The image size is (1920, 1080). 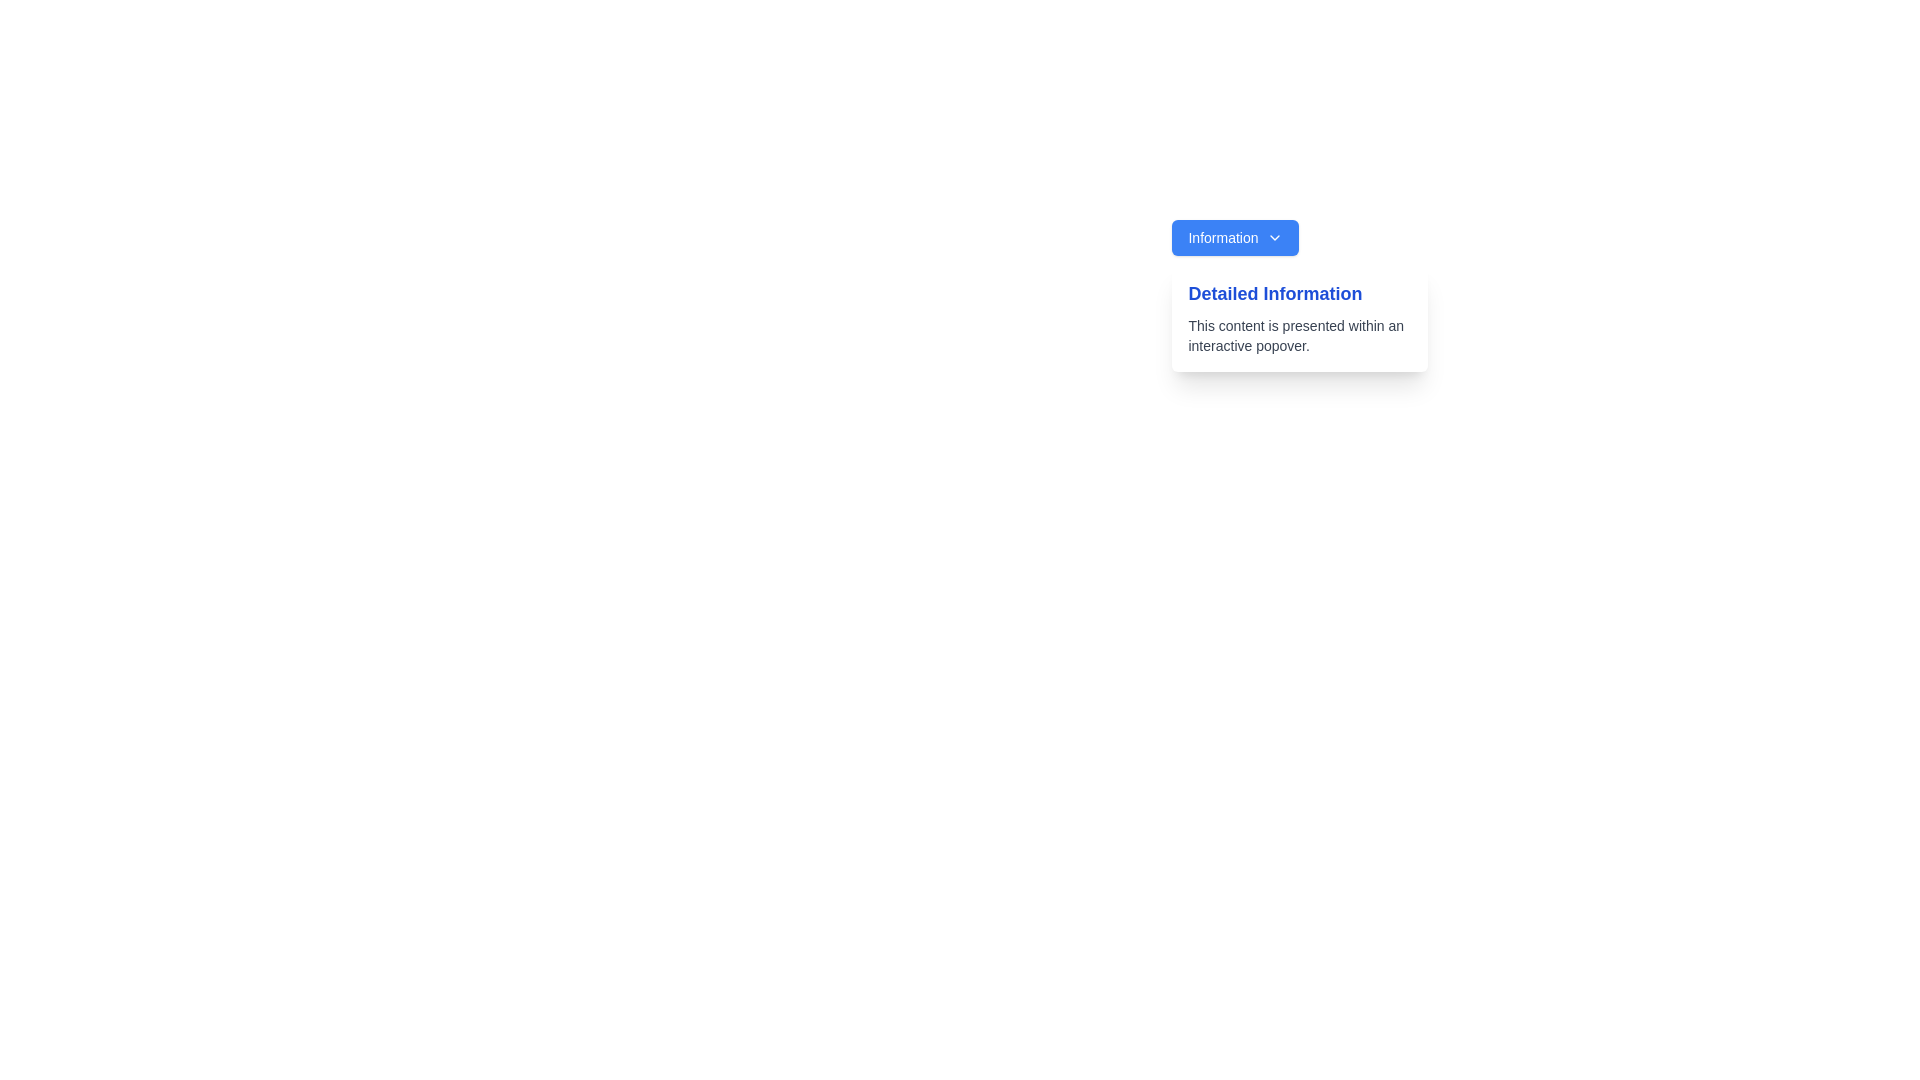 I want to click on the dropdown icon located at the right end of the 'Information' button, which has a blue background, so click(x=1273, y=237).